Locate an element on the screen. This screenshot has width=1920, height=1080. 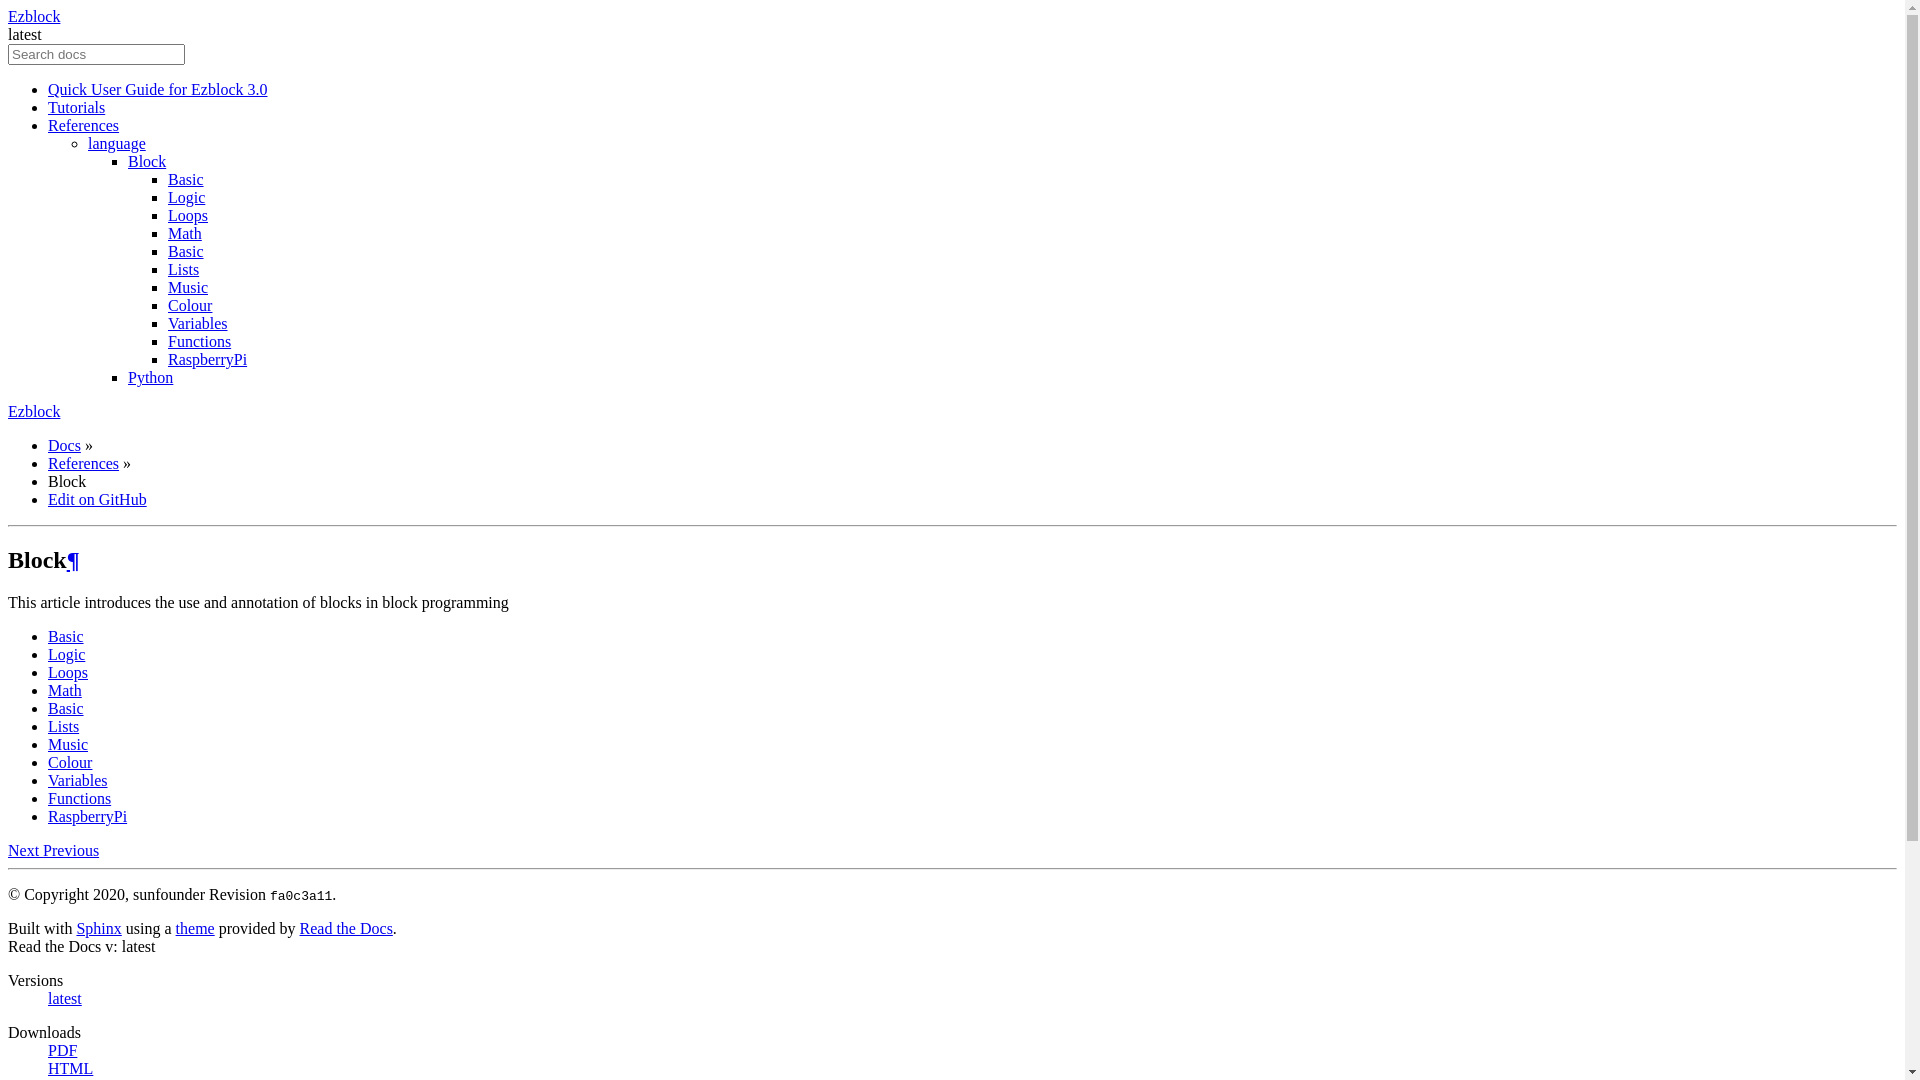
'Colour' is located at coordinates (70, 762).